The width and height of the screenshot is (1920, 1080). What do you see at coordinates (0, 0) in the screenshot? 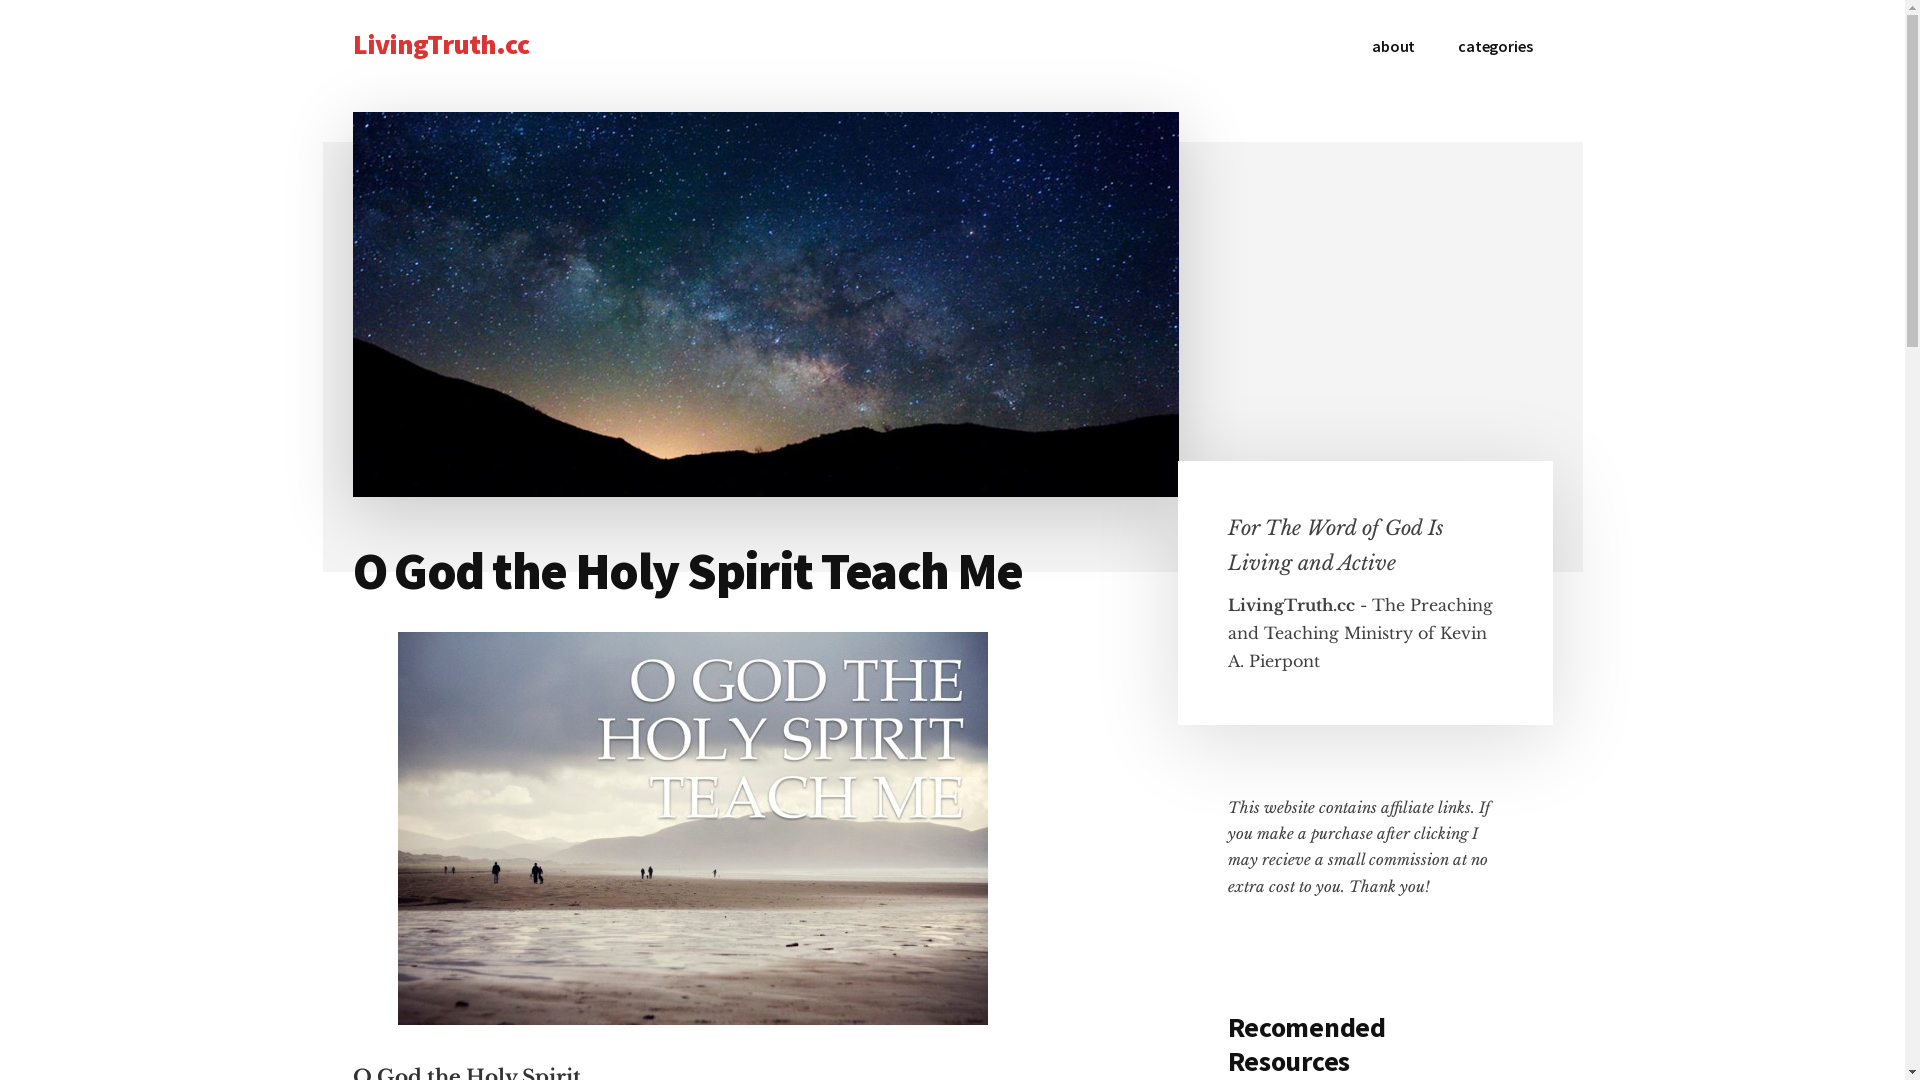
I see `'Skip to main content'` at bounding box center [0, 0].